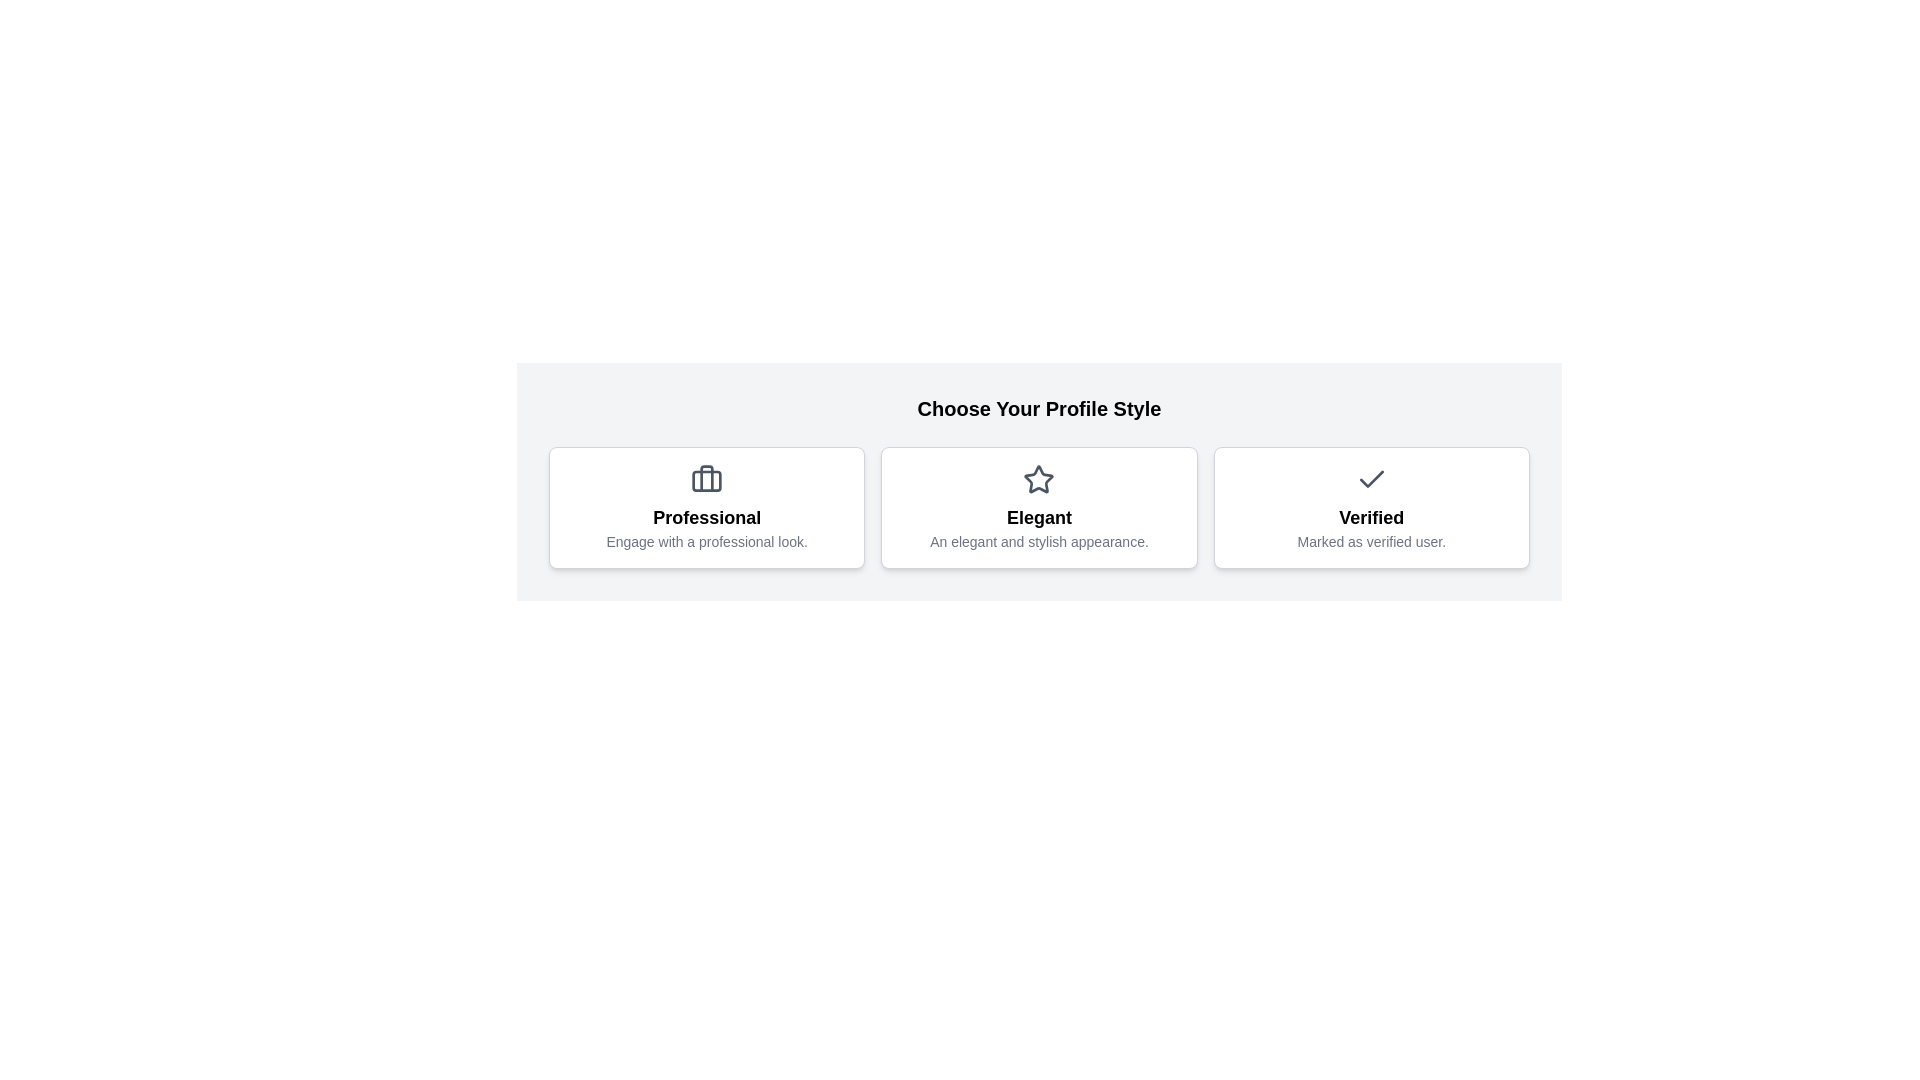  I want to click on the icon representing the Professional profile style, so click(706, 479).